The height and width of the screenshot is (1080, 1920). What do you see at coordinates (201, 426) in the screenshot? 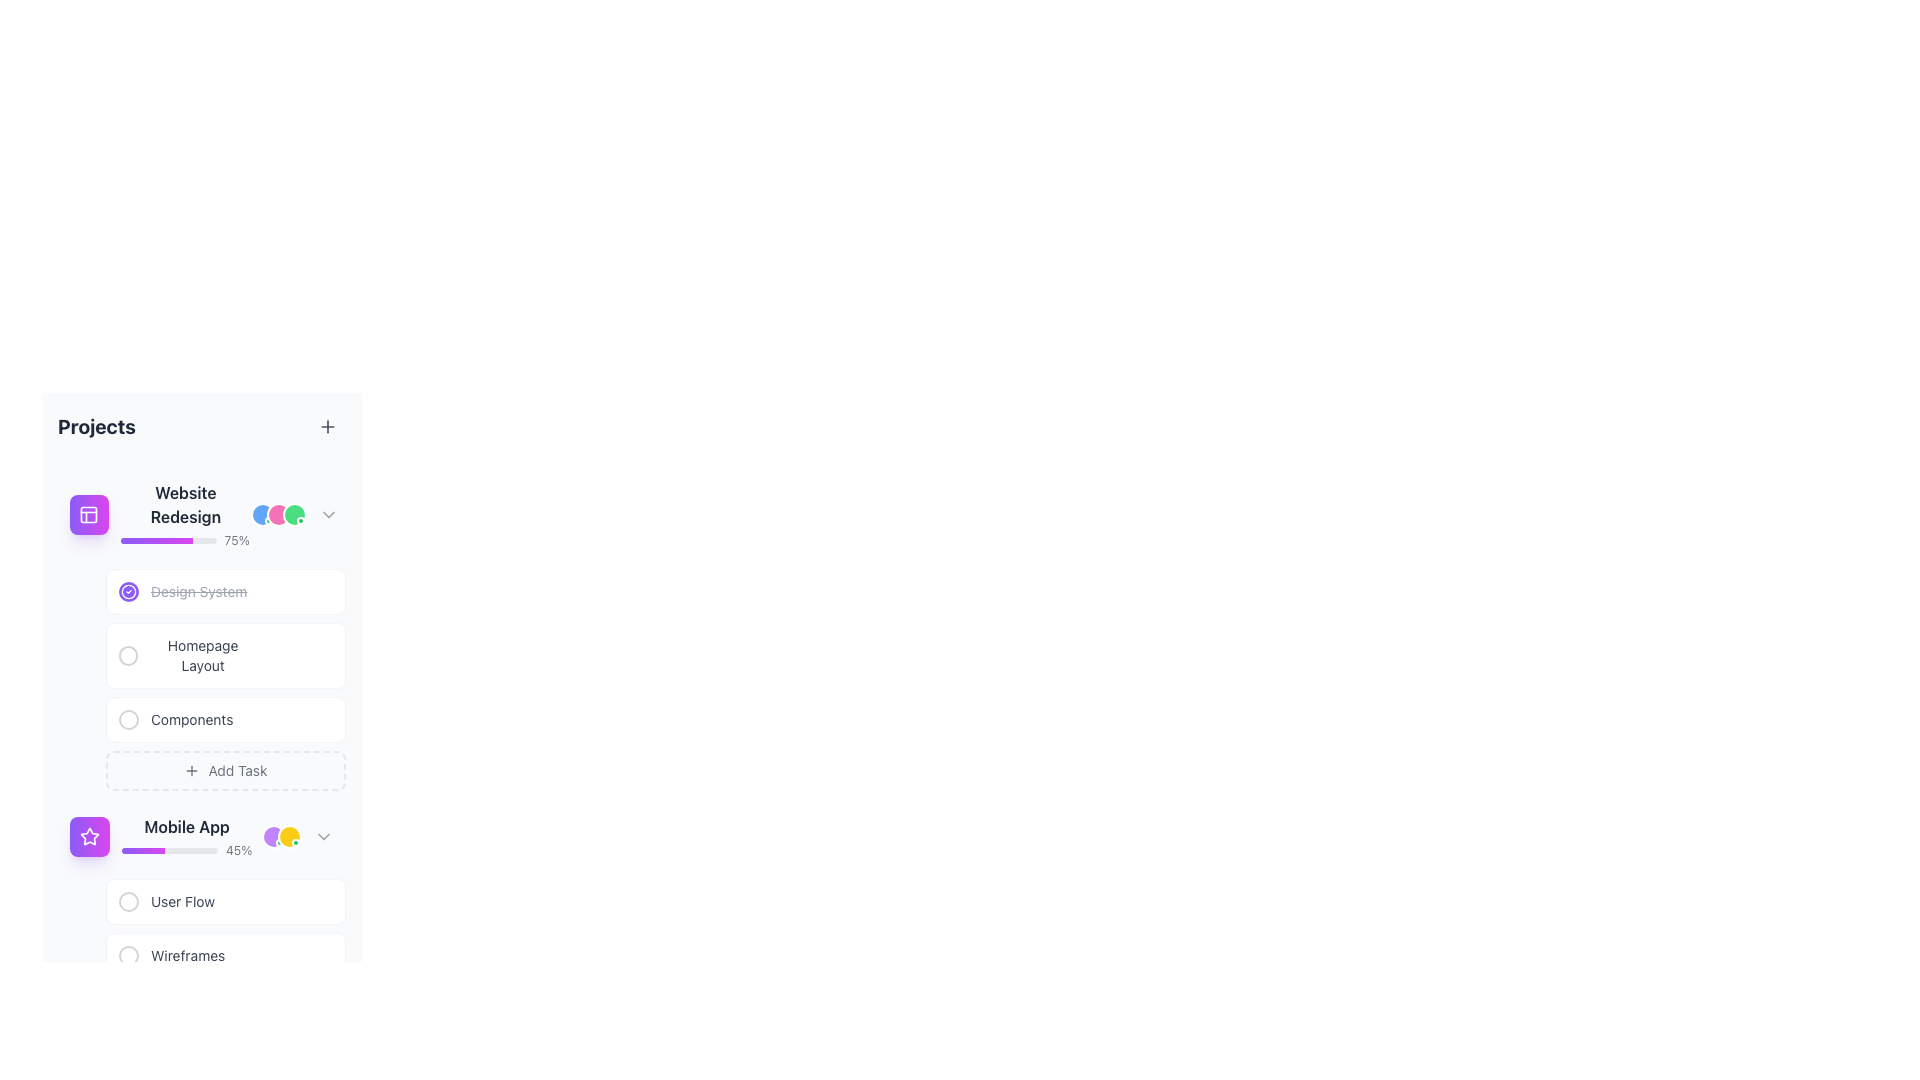
I see `the title on the header bar located at the top of the left section of the task management panel for context` at bounding box center [201, 426].